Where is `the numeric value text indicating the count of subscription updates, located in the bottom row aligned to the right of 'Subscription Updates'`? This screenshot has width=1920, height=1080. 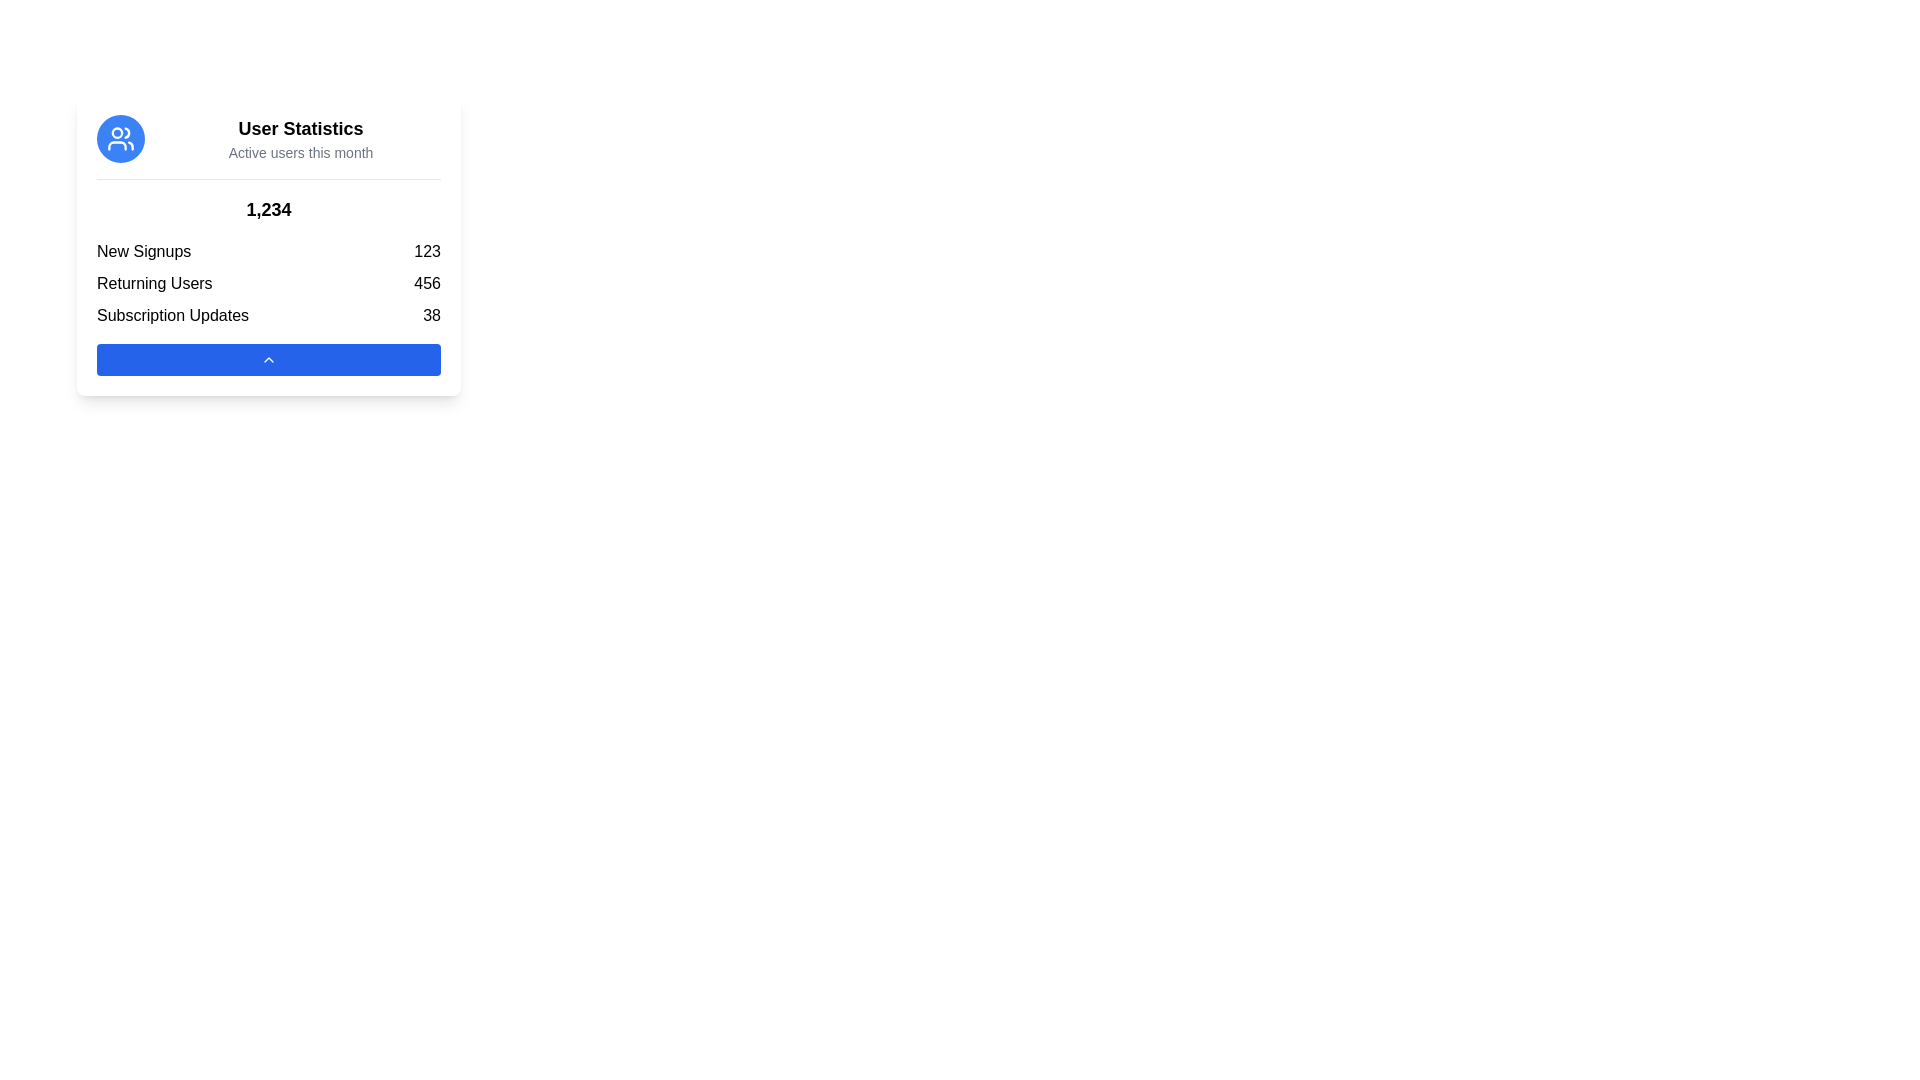
the numeric value text indicating the count of subscription updates, located in the bottom row aligned to the right of 'Subscription Updates' is located at coordinates (431, 315).